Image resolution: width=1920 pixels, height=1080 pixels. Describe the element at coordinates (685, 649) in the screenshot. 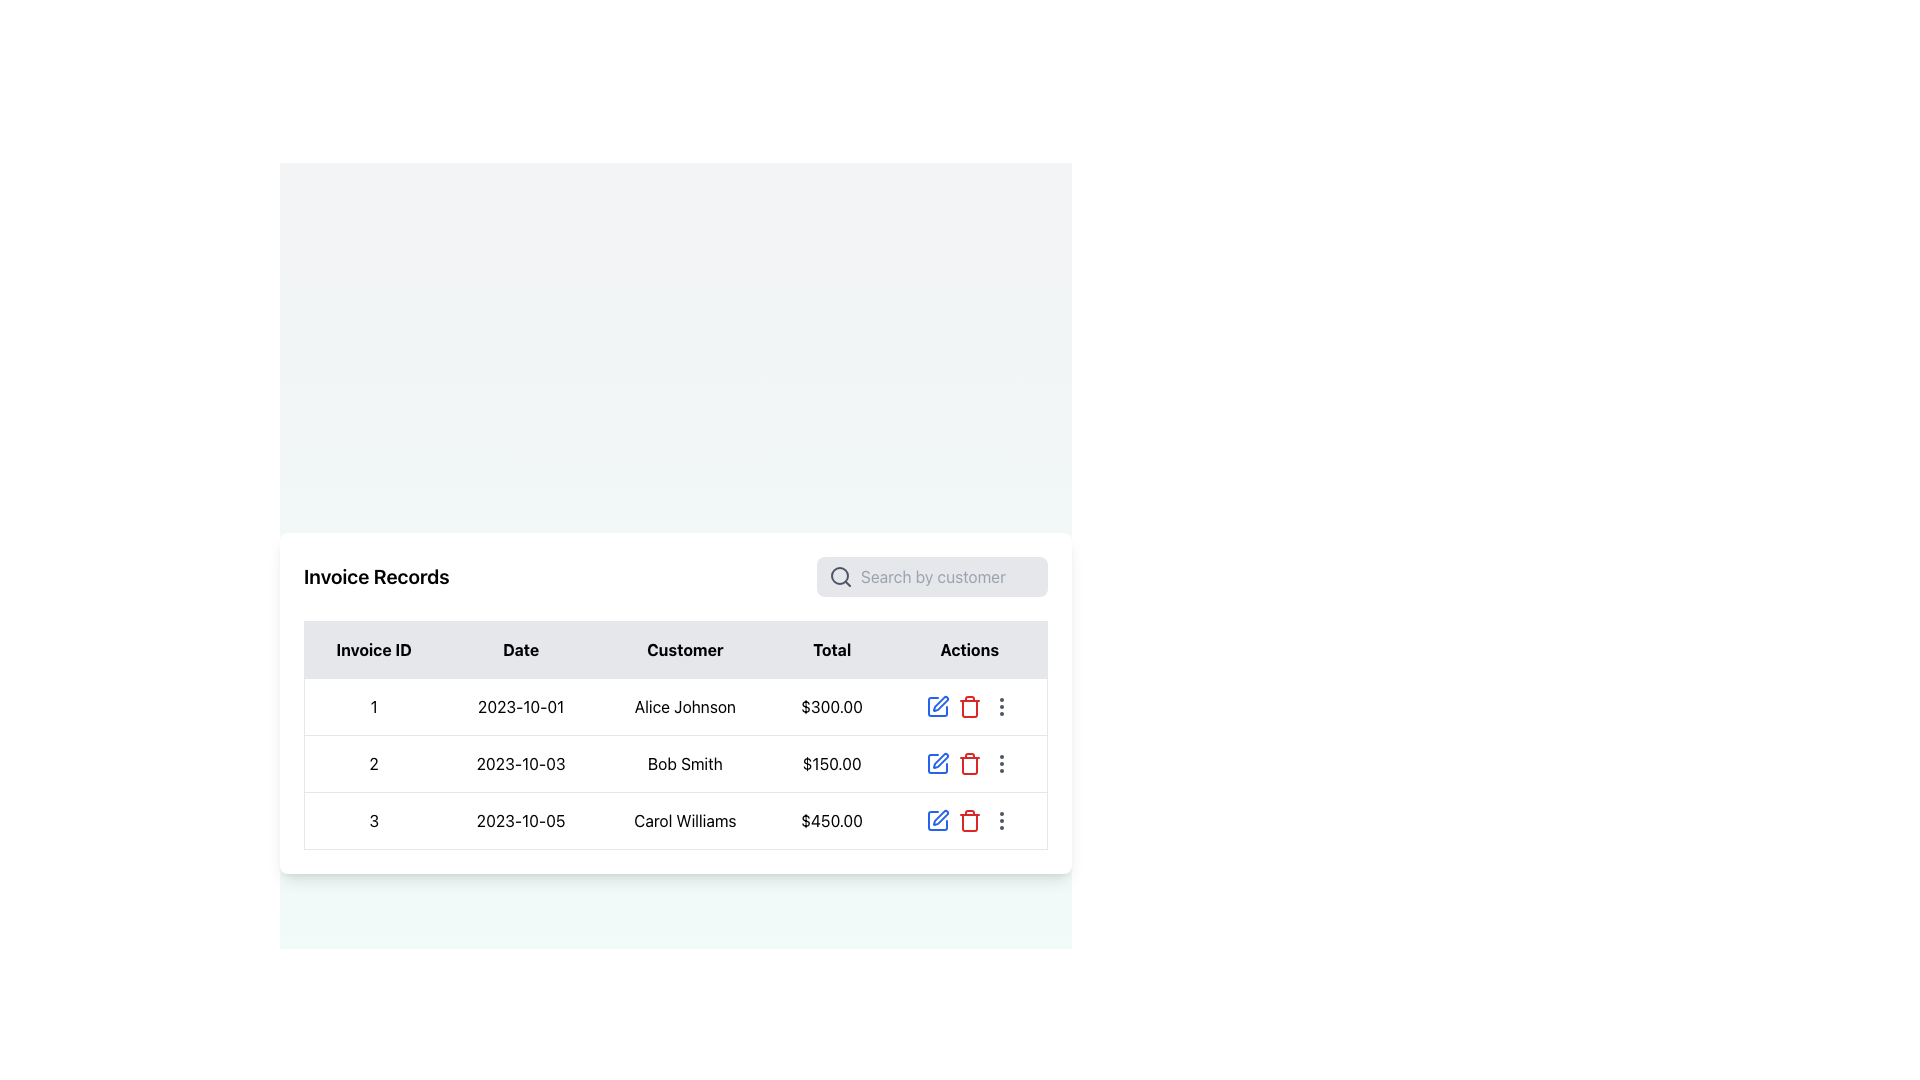

I see `the 'Customer' text label which is styled in bold black font and located in the header of the table, between 'Date' and 'Total'` at that location.